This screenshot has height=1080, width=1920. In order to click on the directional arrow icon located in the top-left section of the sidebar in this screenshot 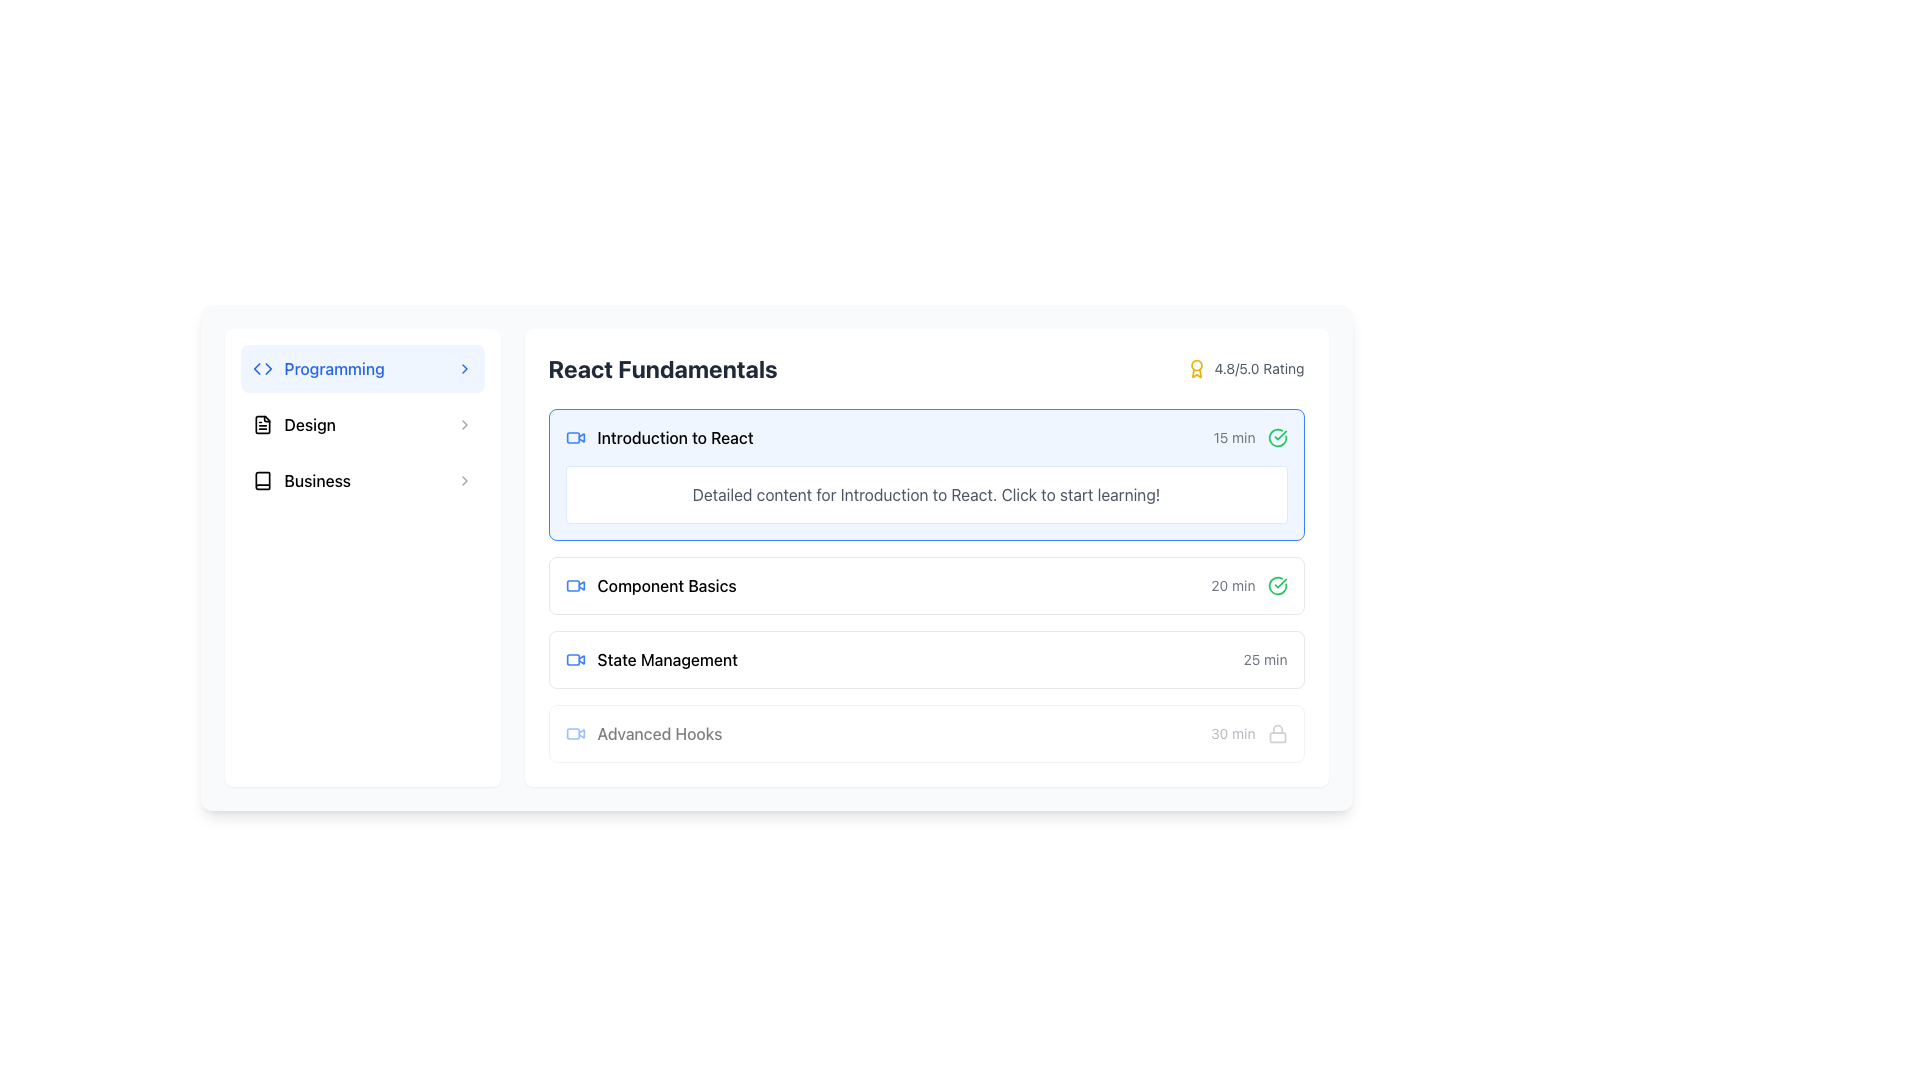, I will do `click(267, 369)`.